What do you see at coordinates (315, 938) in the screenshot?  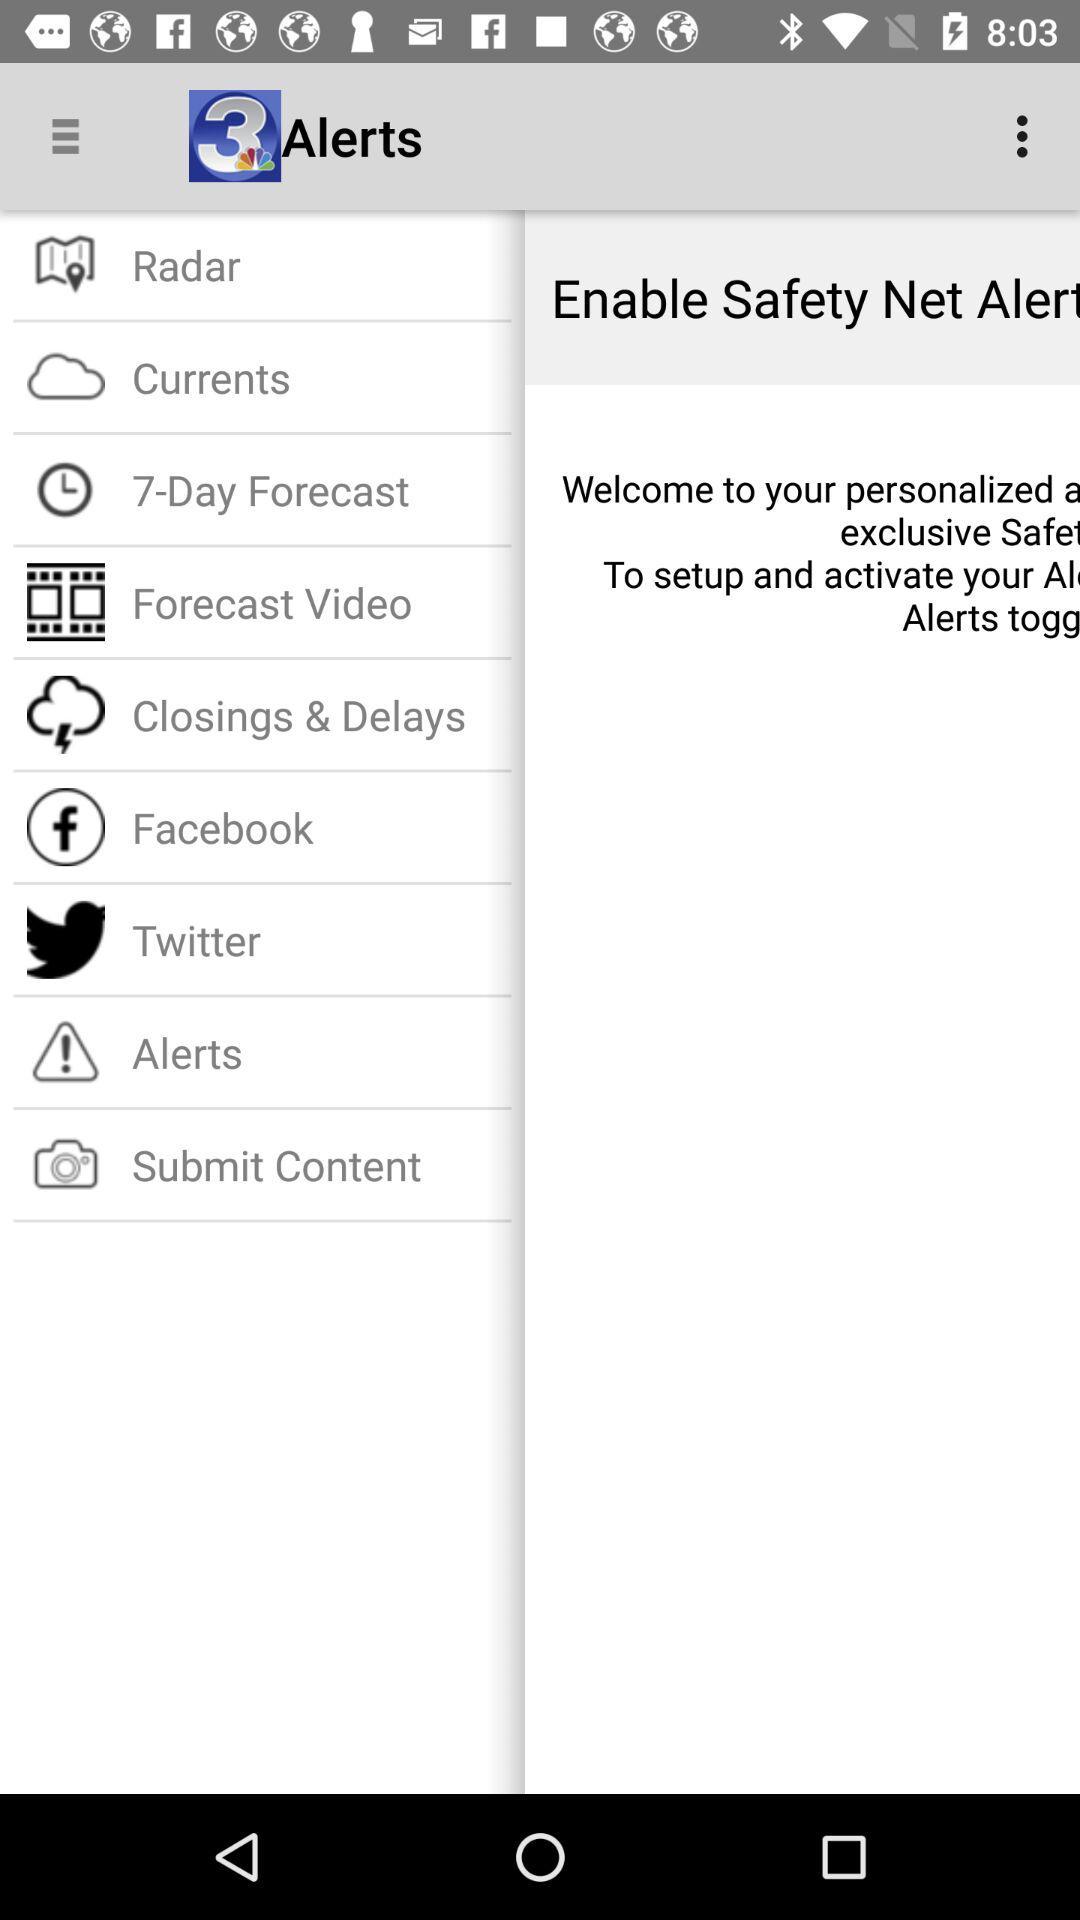 I see `the twitter icon` at bounding box center [315, 938].